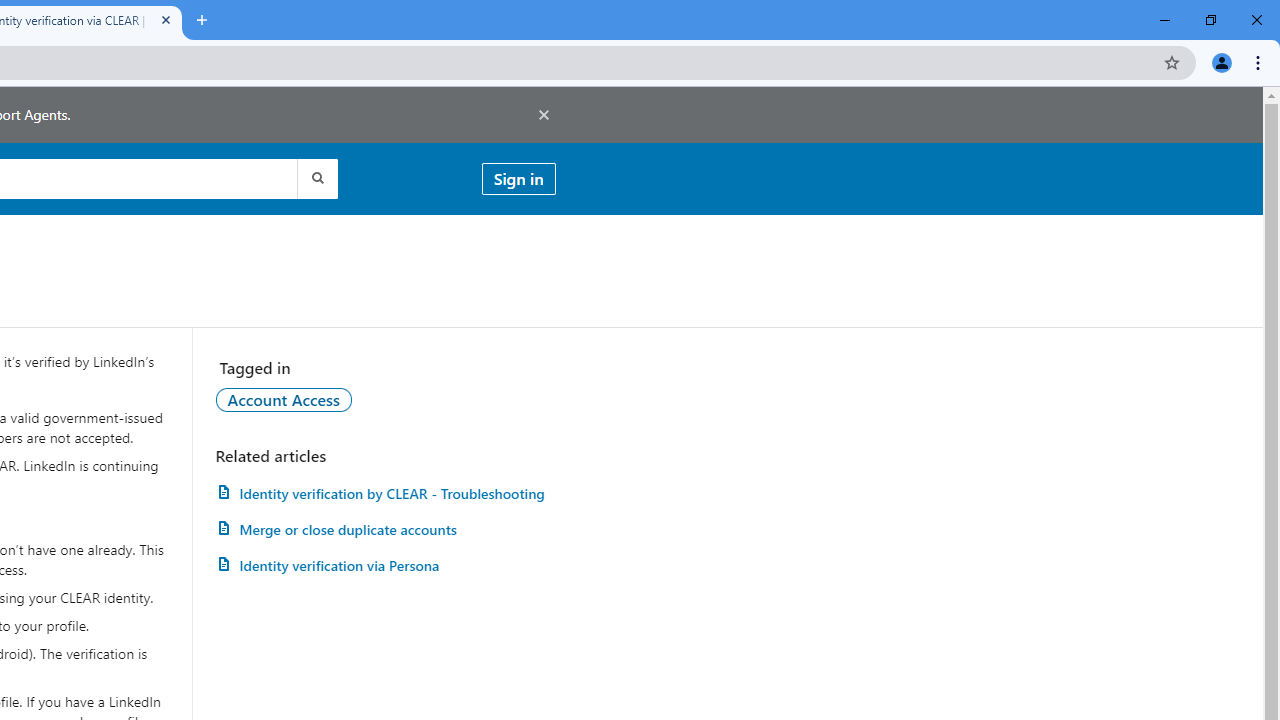 This screenshot has height=720, width=1280. I want to click on 'AutomationID: article-link-a1631613', so click(385, 565).